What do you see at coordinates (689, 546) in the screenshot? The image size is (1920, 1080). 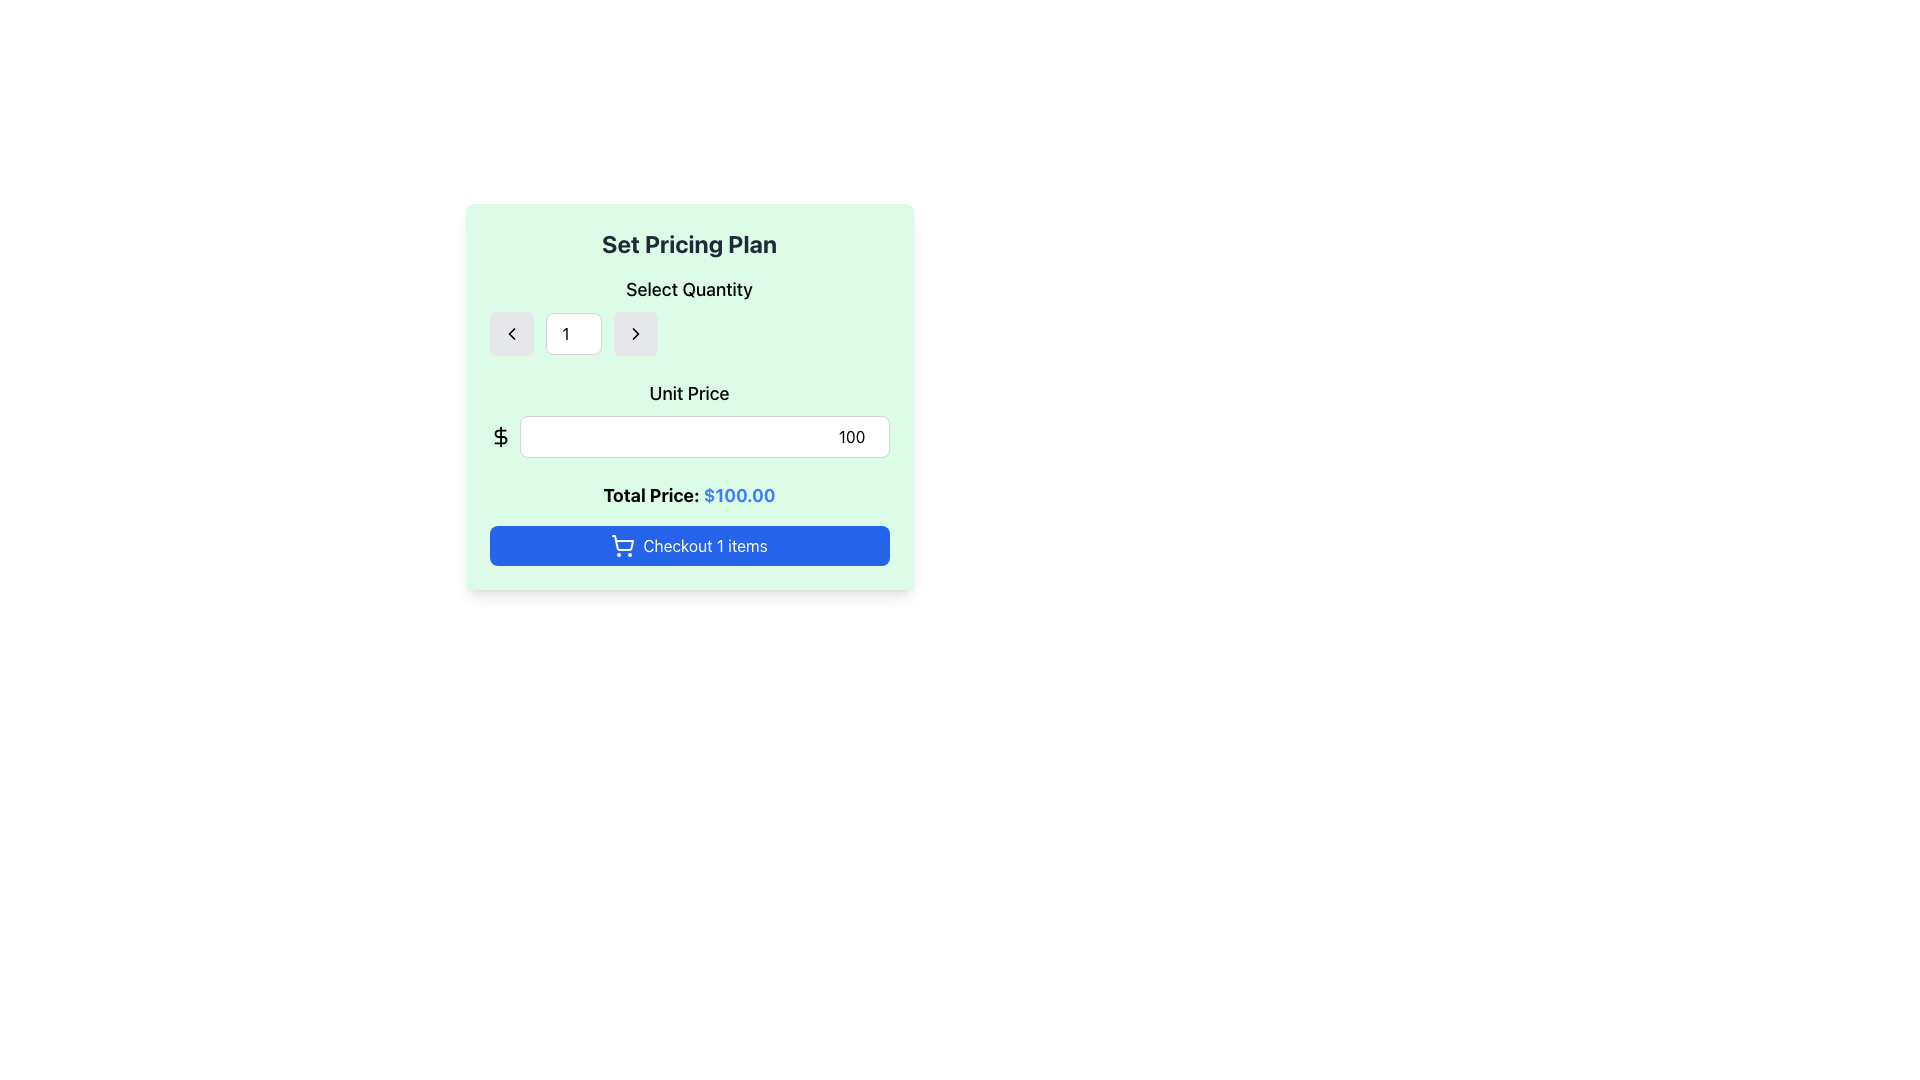 I see `the 'Checkout 1 items' button, which is a horizontally elongated button with a blue background and white text, located at the bottom of the green panel labeled 'Set Pricing Plan'` at bounding box center [689, 546].